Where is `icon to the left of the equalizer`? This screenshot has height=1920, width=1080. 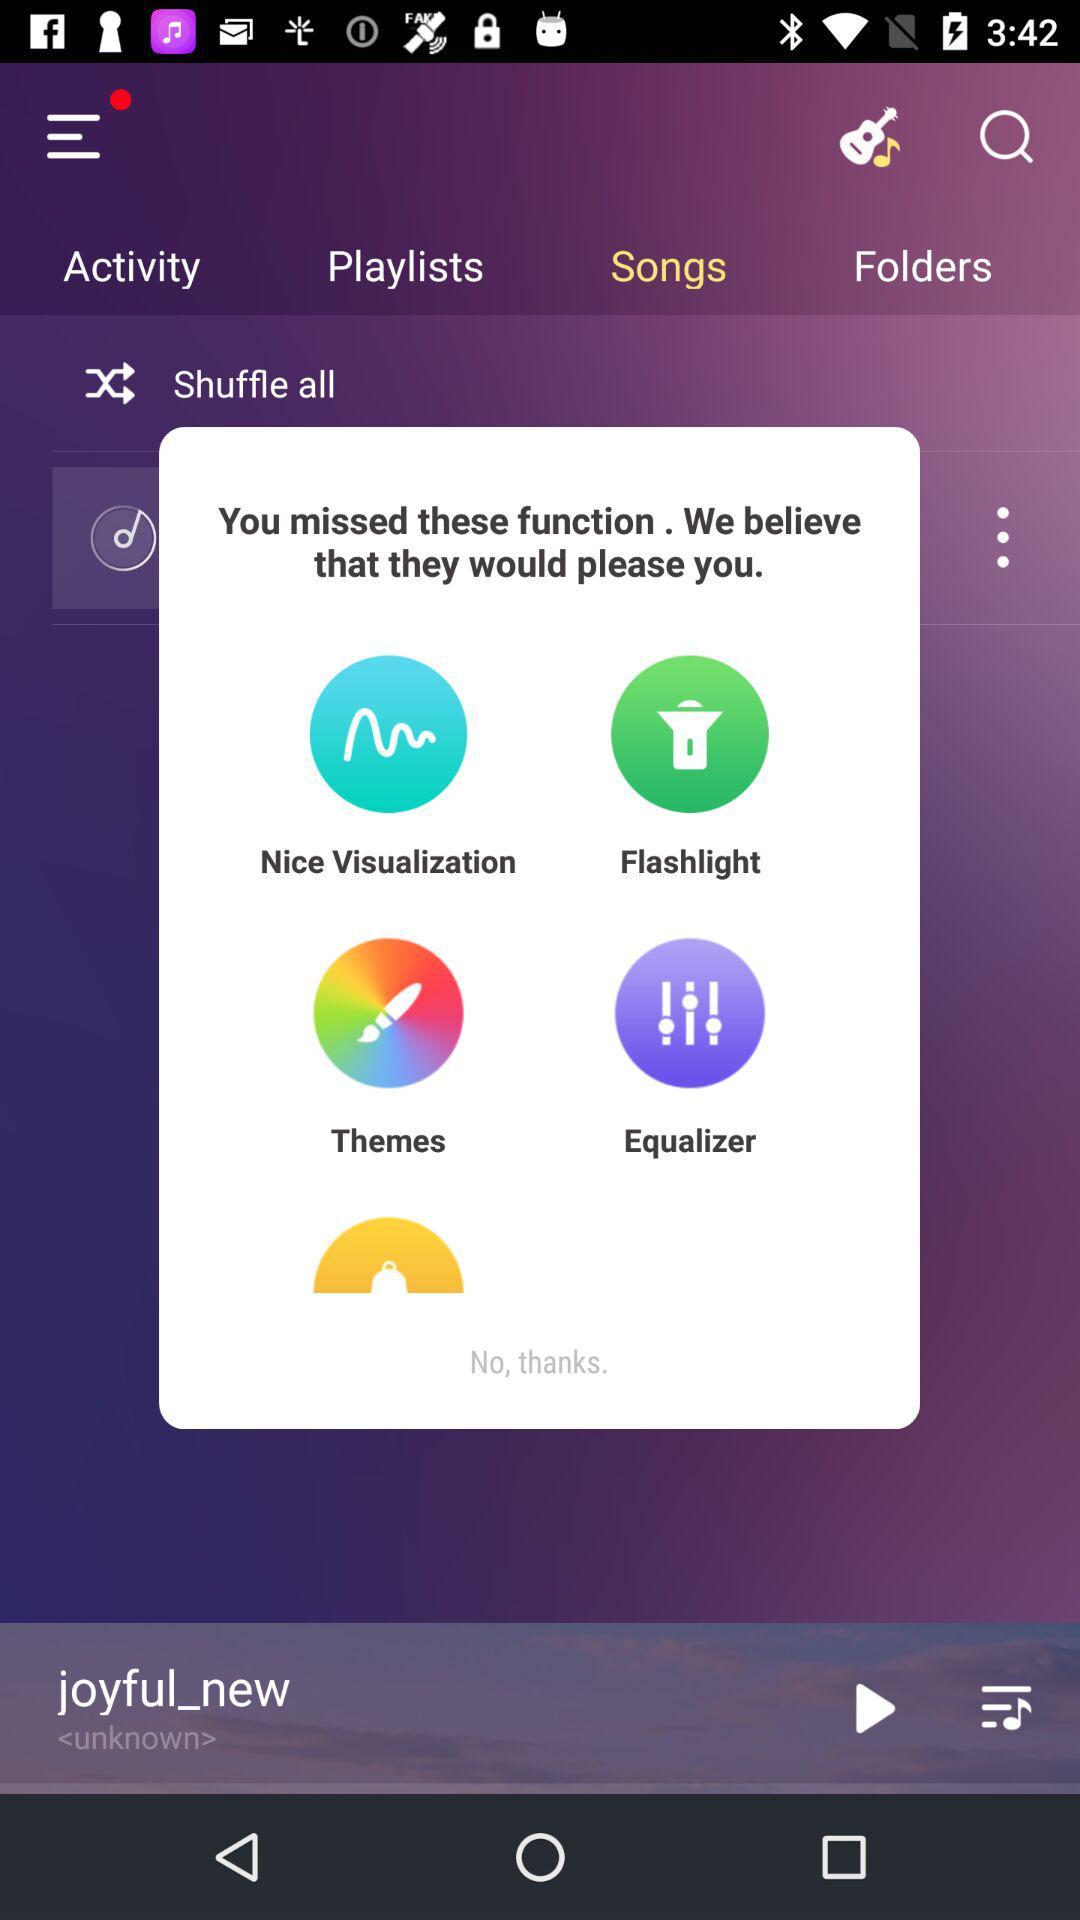 icon to the left of the equalizer is located at coordinates (388, 1139).